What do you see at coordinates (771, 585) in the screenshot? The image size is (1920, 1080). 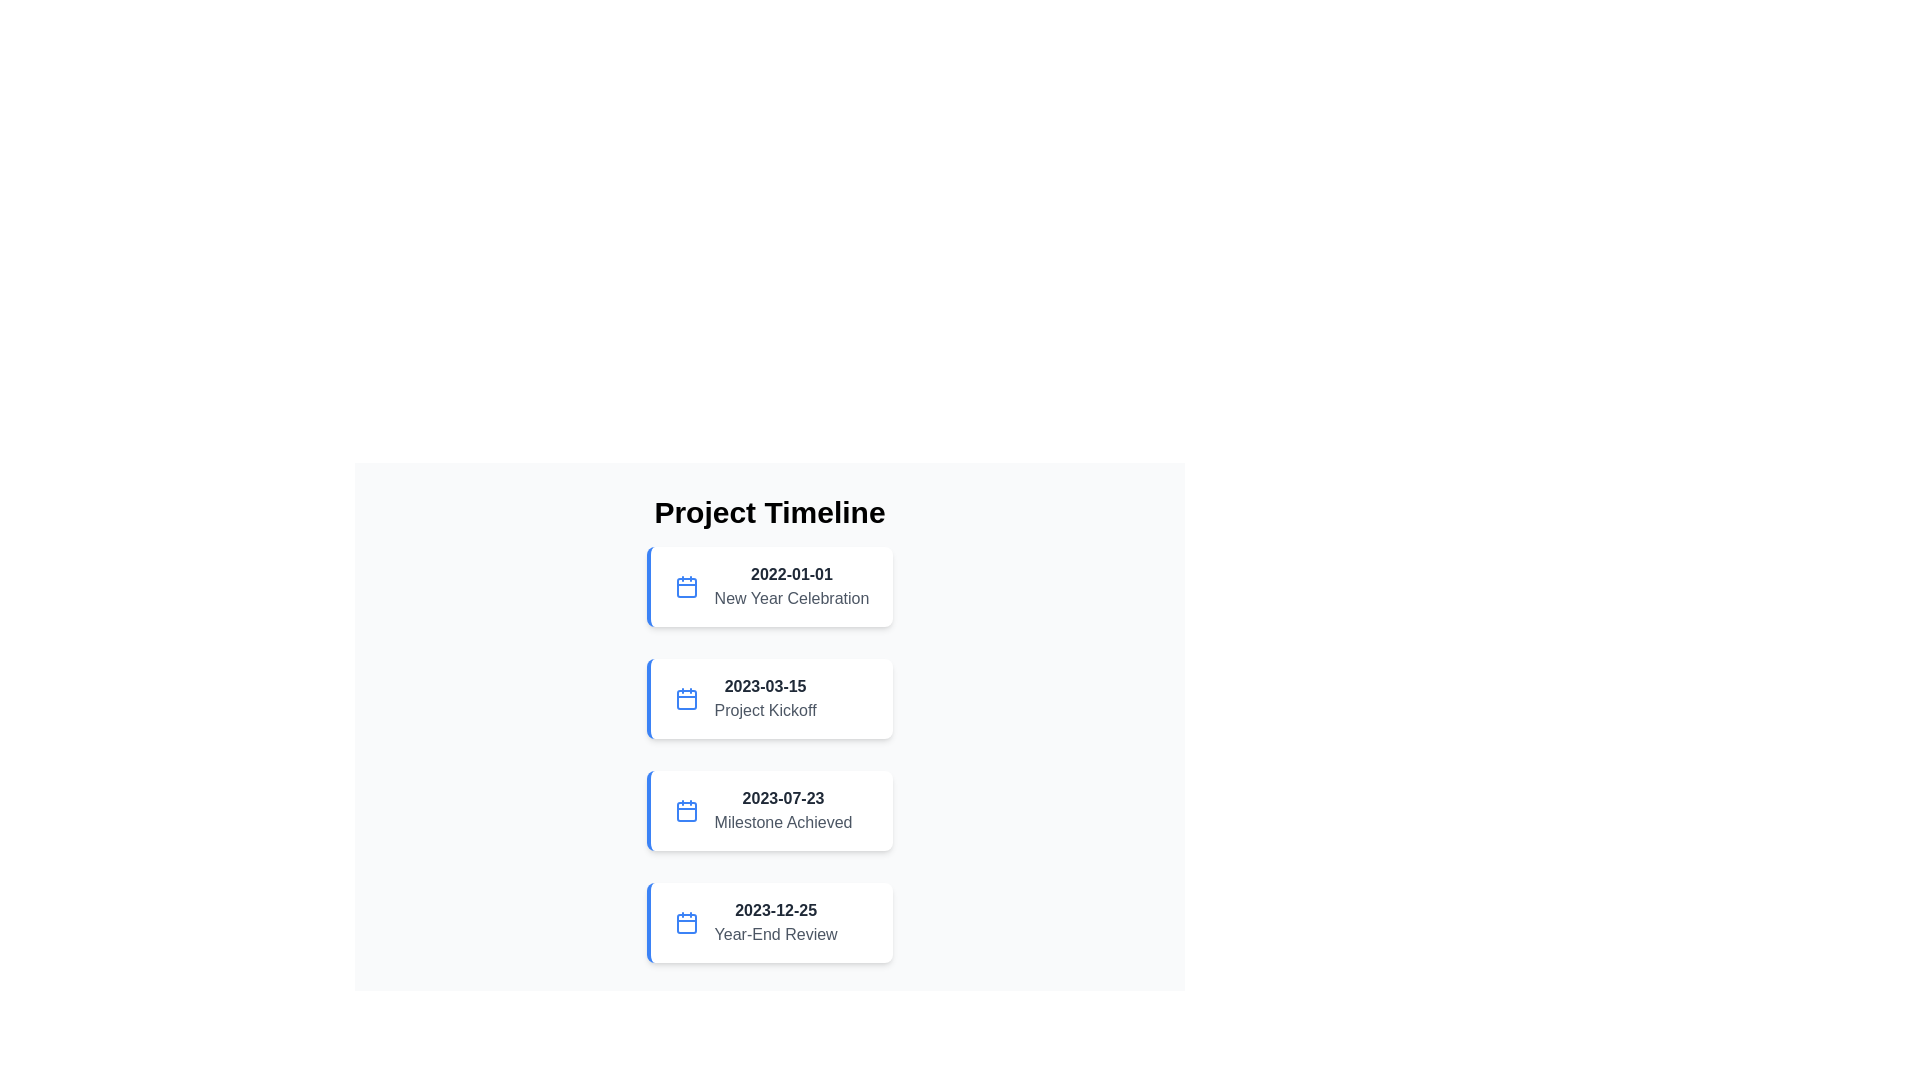 I see `the first List Item (Event) displaying the date '2022-01-01' and title 'New Year Celebration'` at bounding box center [771, 585].